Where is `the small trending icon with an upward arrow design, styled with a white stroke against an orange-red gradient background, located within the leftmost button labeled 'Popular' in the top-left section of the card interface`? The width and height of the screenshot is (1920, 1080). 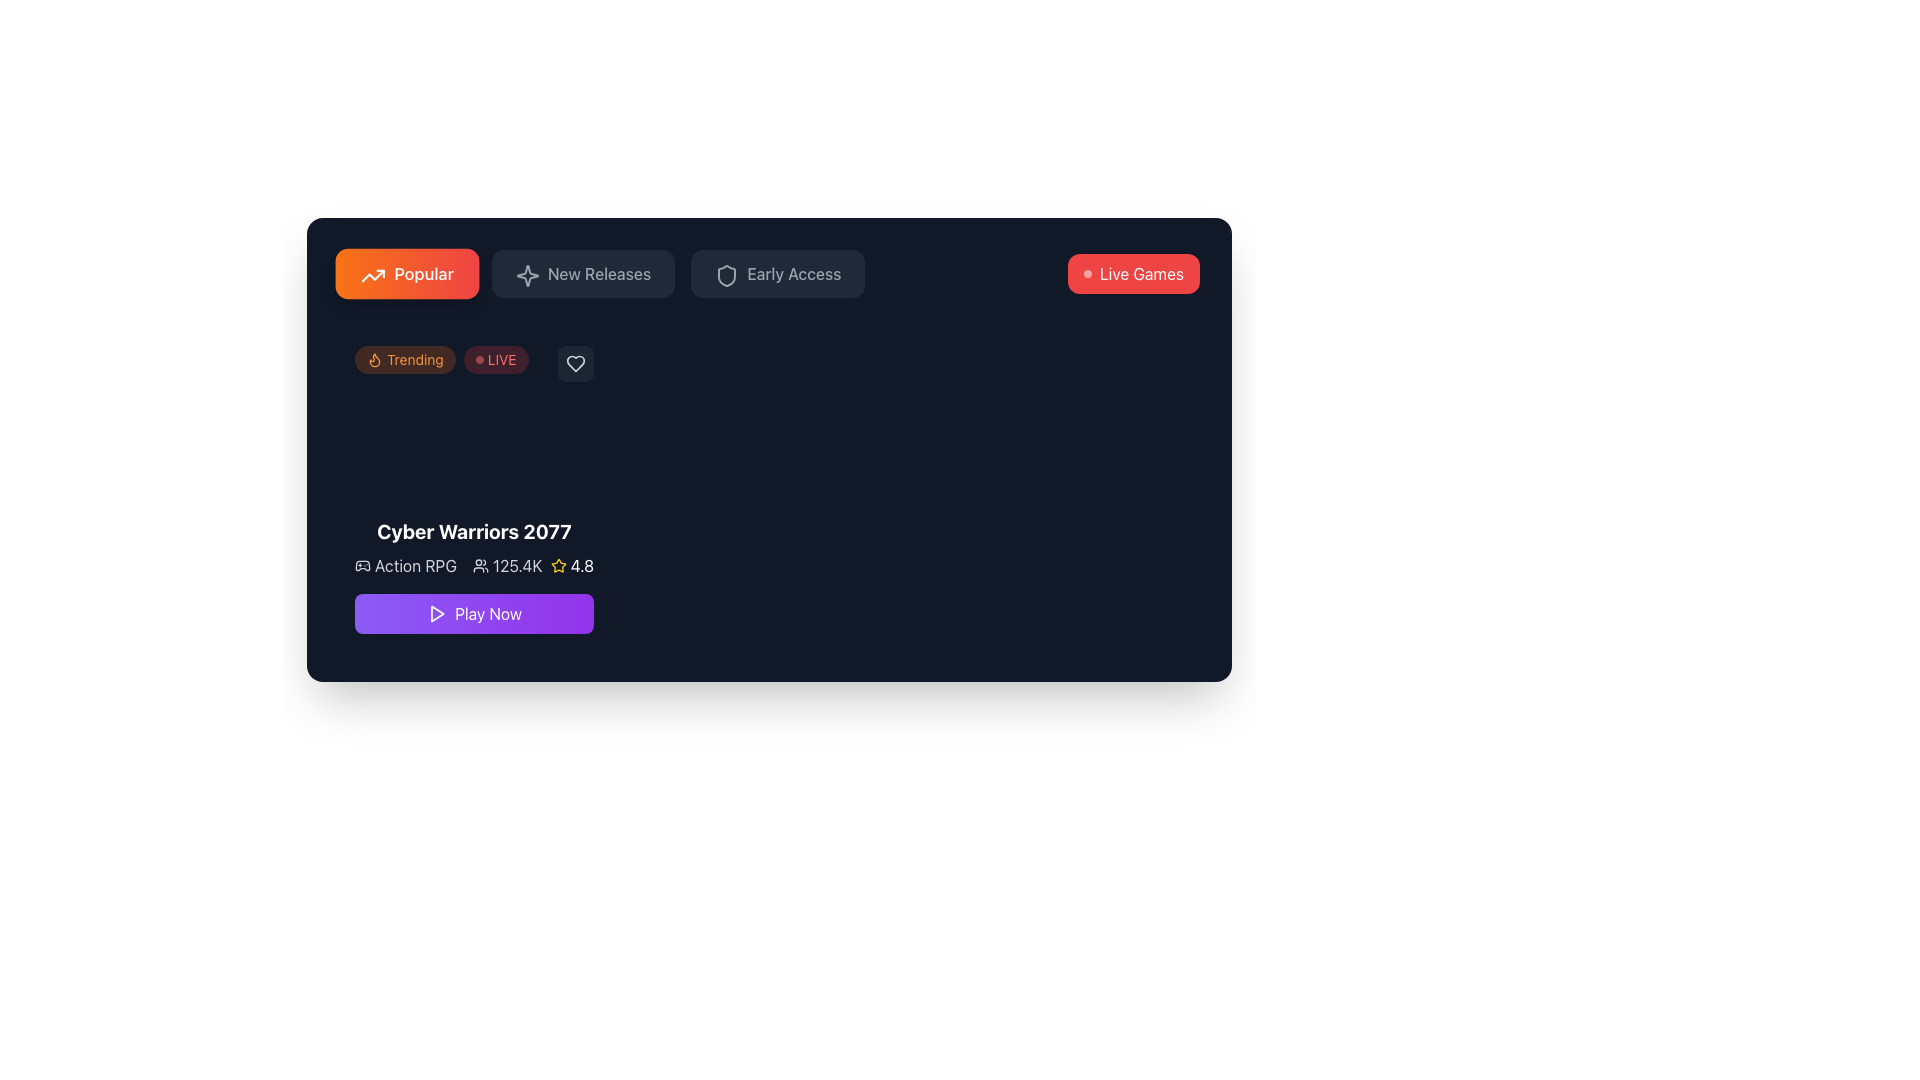
the small trending icon with an upward arrow design, styled with a white stroke against an orange-red gradient background, located within the leftmost button labeled 'Popular' in the top-left section of the card interface is located at coordinates (371, 273).